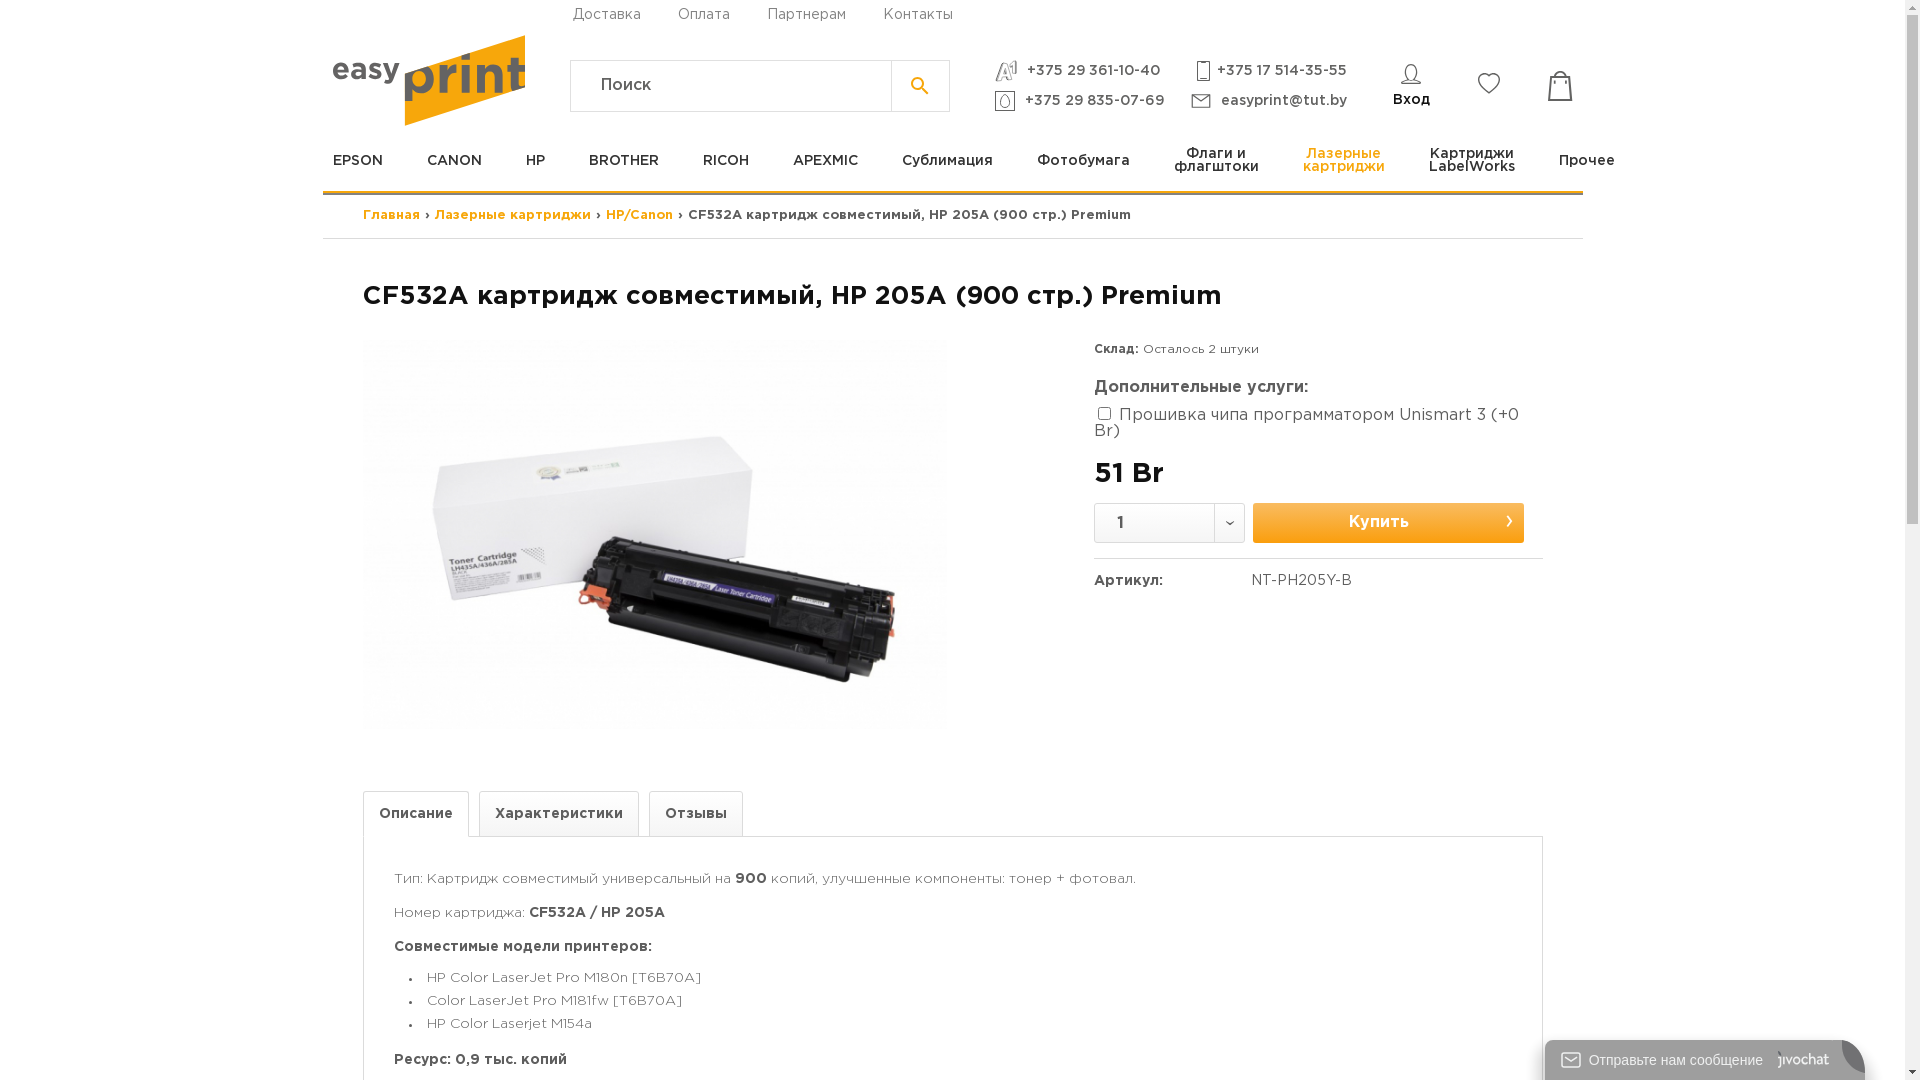 The height and width of the screenshot is (1080, 1920). What do you see at coordinates (994, 70) in the screenshot?
I see `'+375 29 361-10-40'` at bounding box center [994, 70].